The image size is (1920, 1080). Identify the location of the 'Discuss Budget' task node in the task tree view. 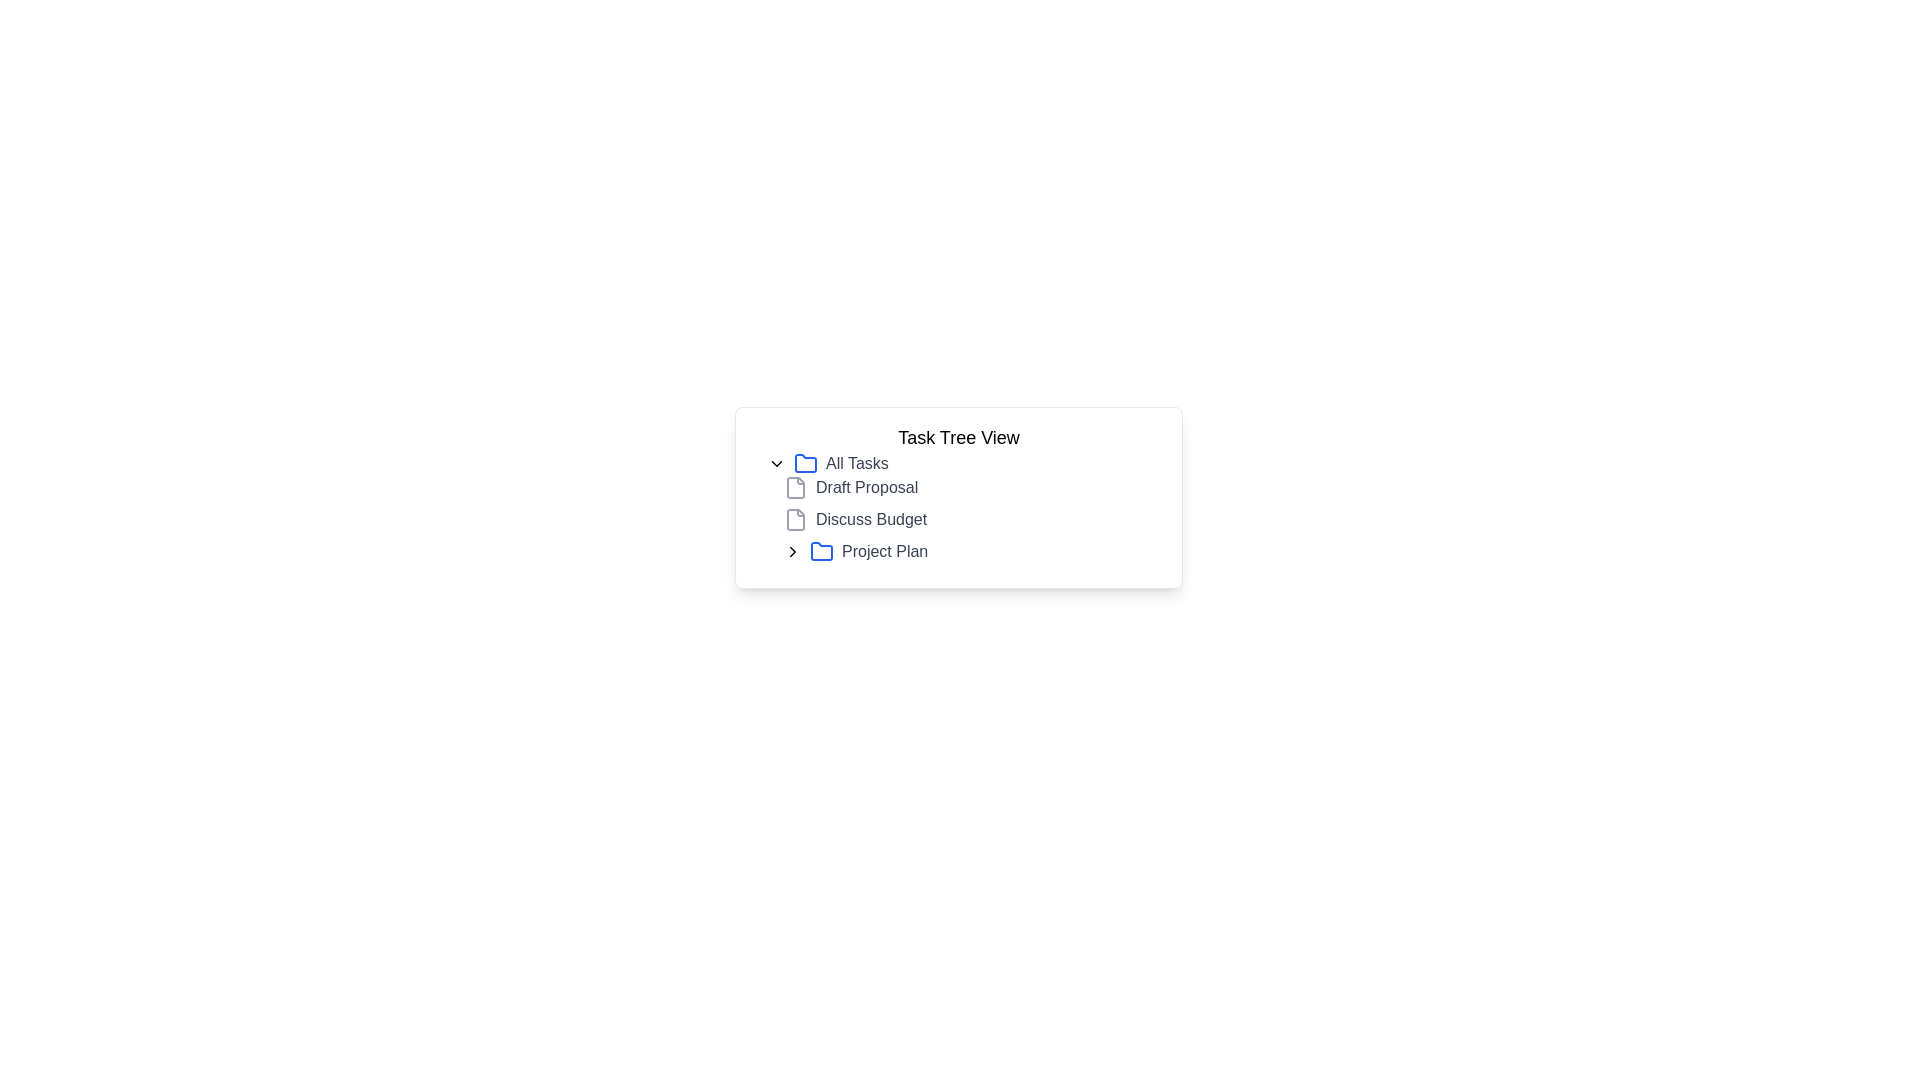
(974, 519).